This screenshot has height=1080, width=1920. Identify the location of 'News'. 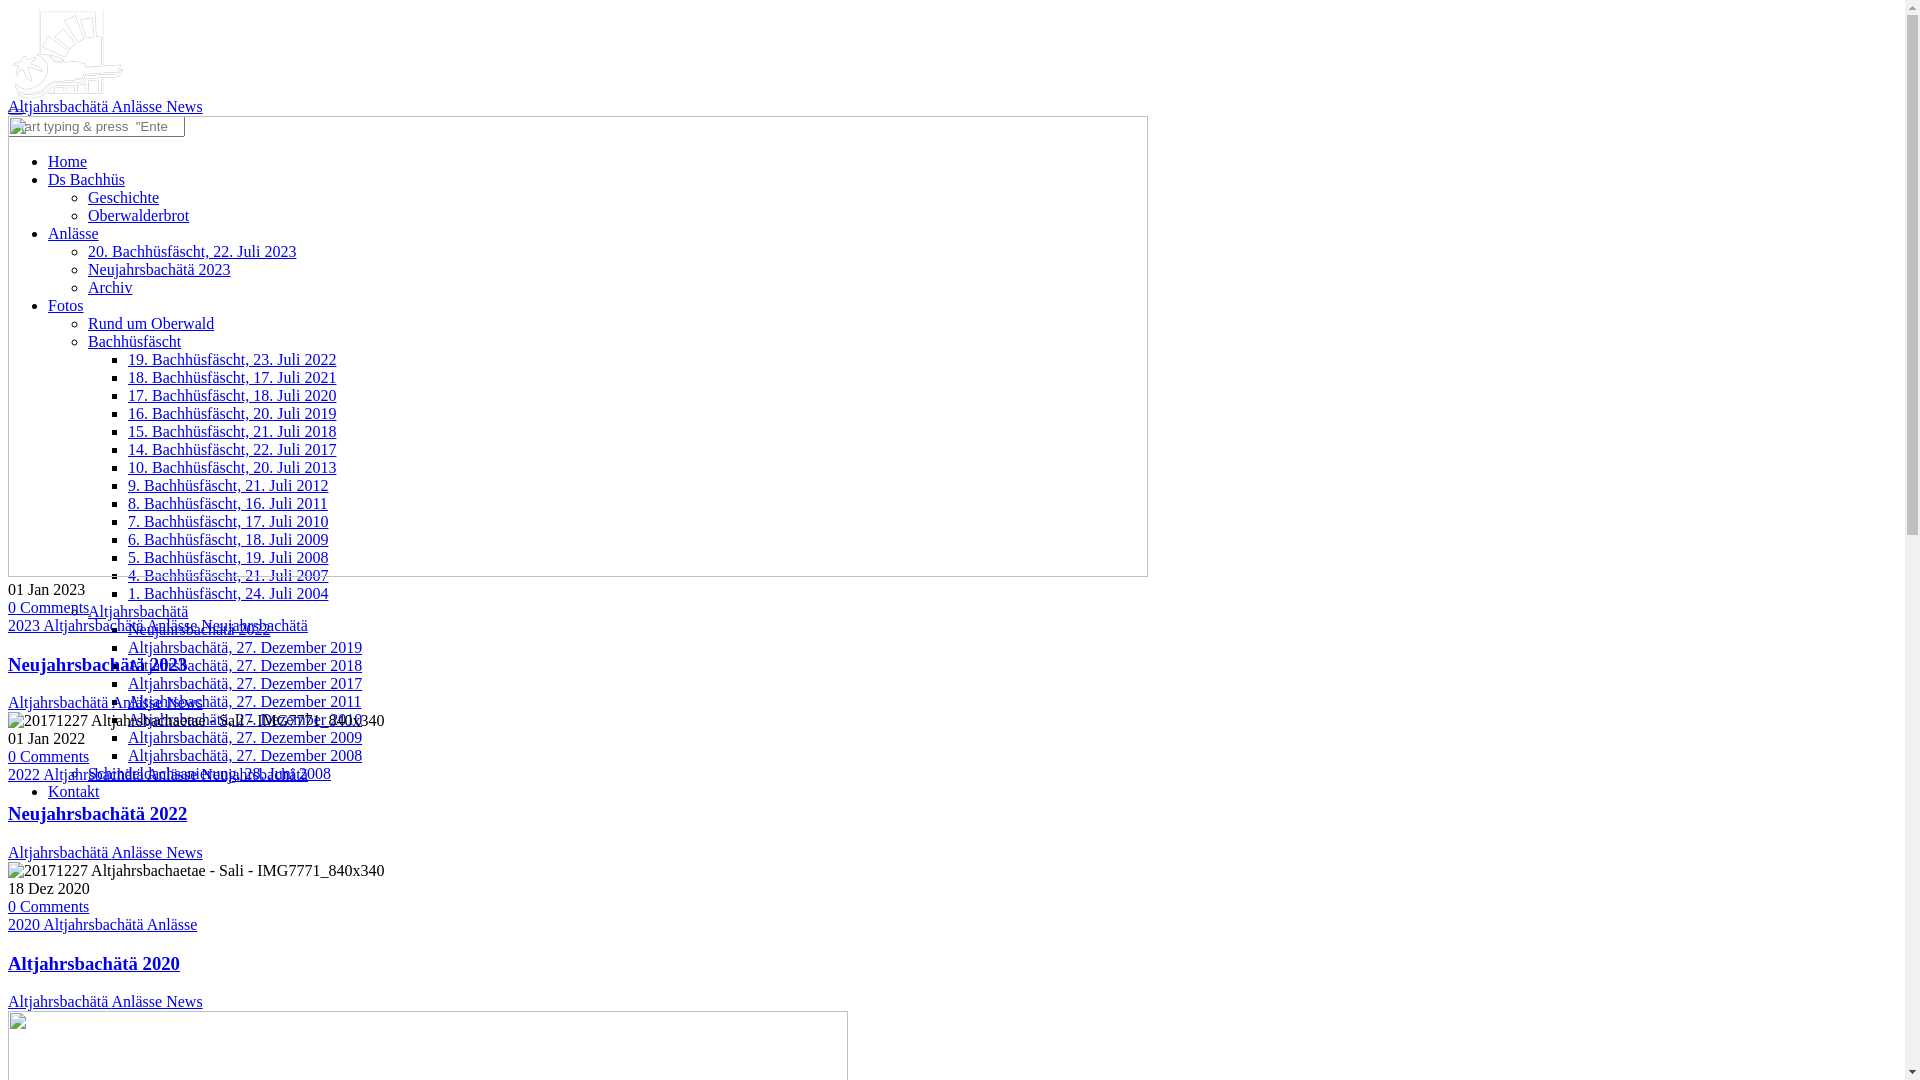
(166, 852).